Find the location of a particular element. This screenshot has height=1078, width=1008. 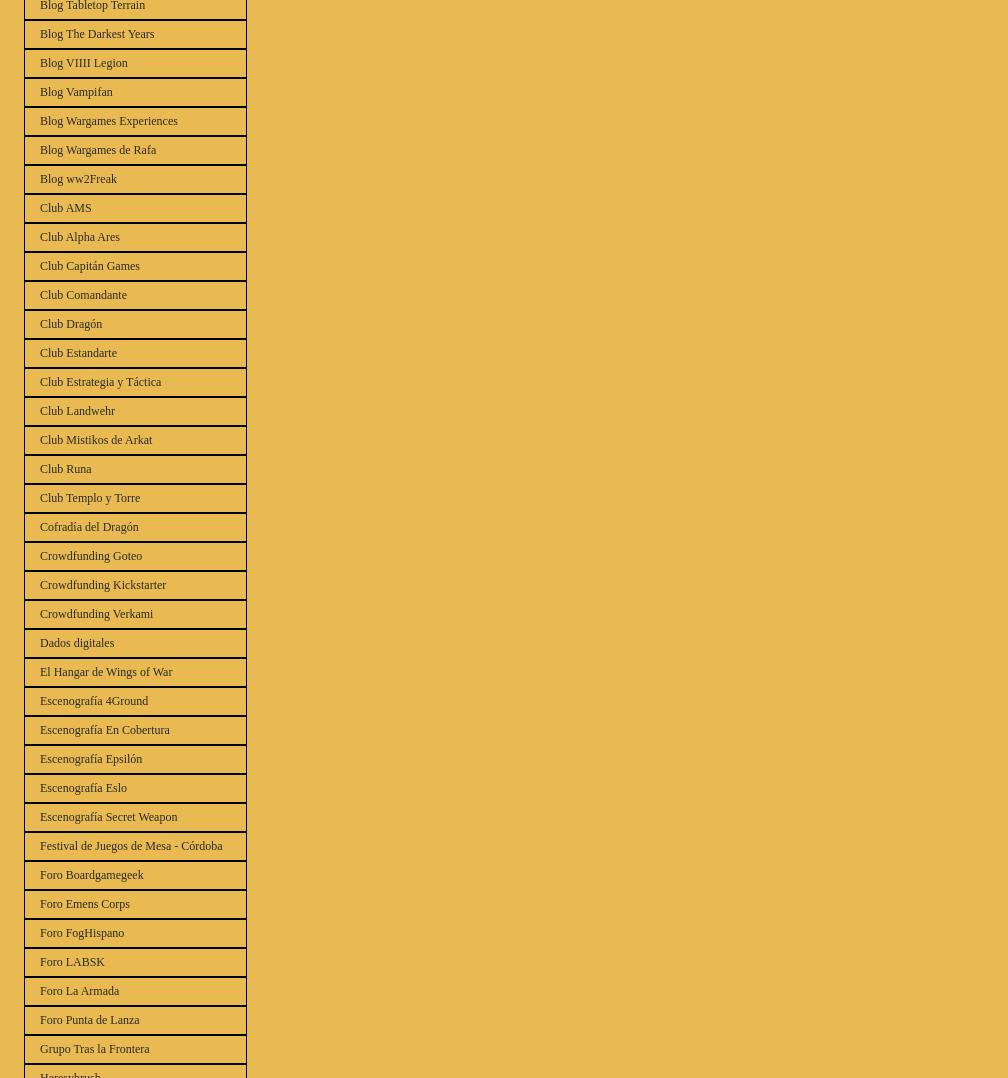

'Foro FogHispano' is located at coordinates (81, 932).